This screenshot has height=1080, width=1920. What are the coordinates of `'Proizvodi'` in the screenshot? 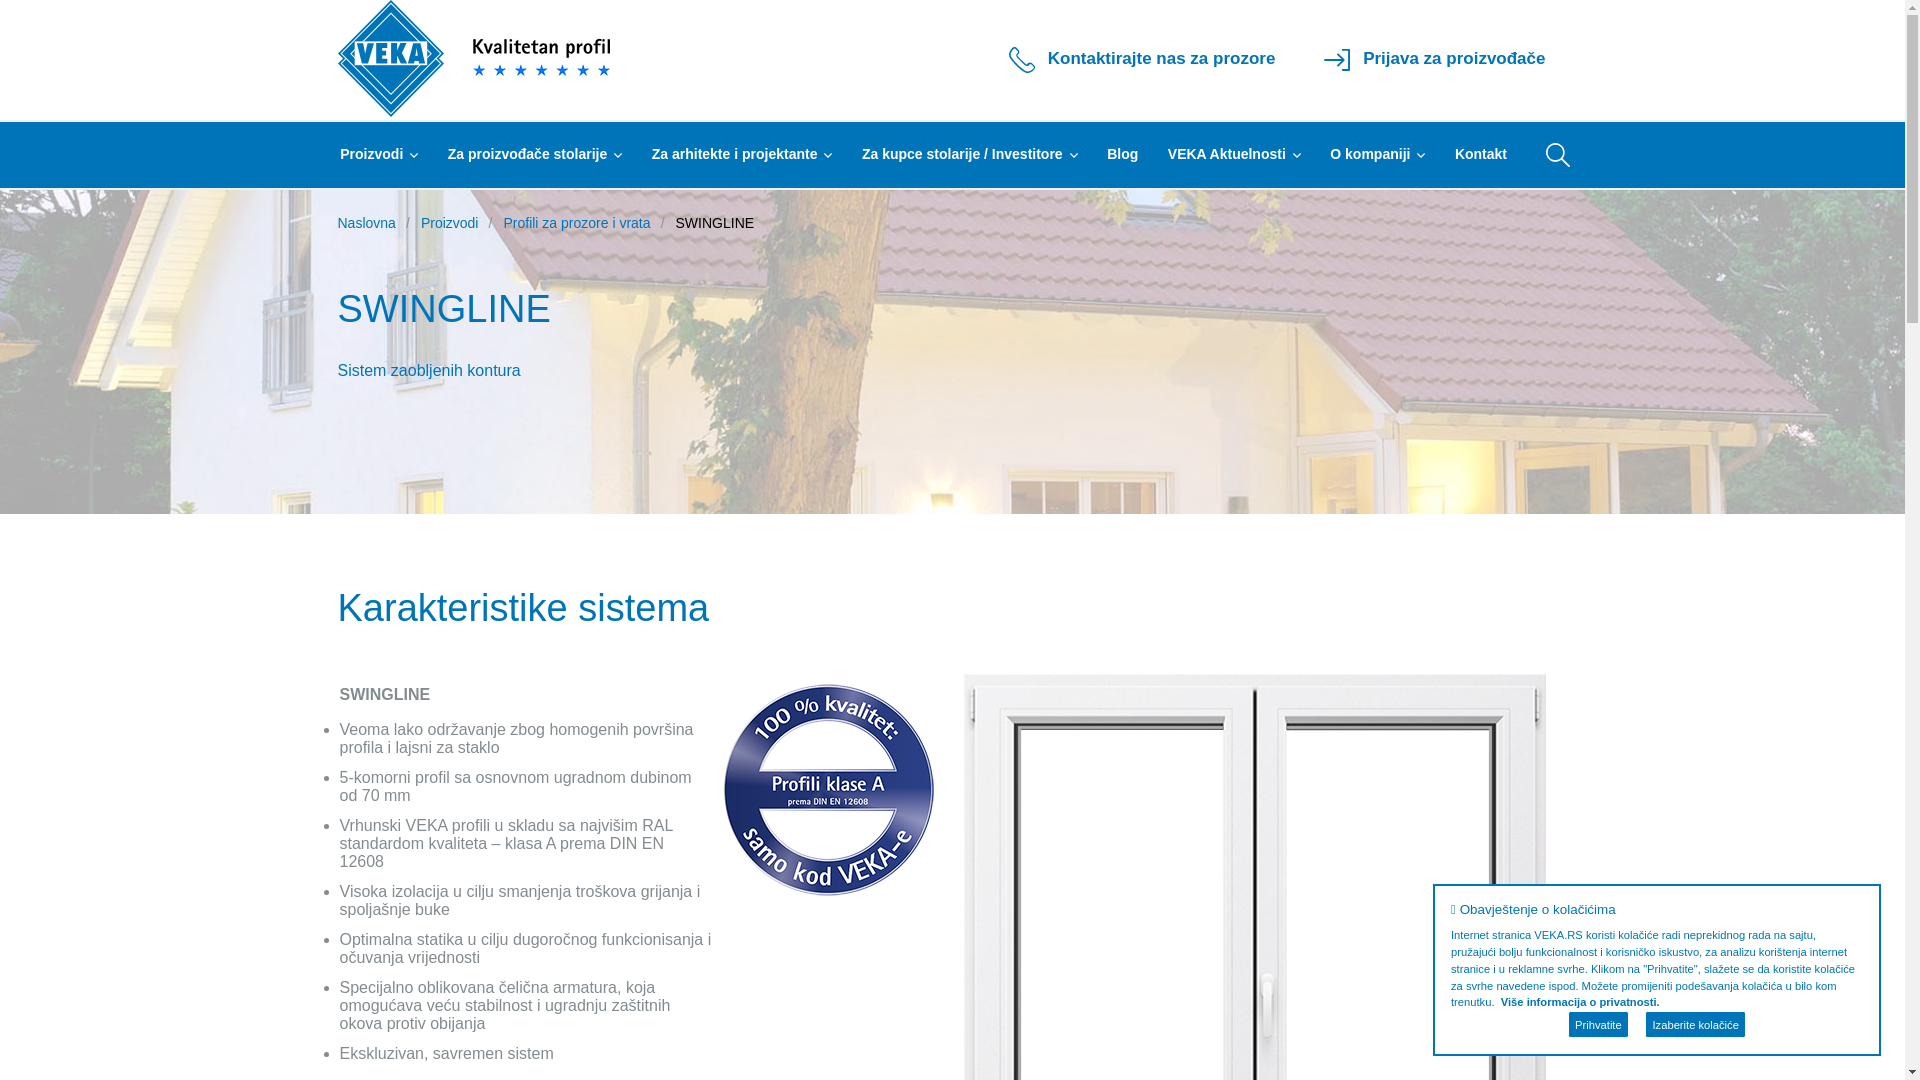 It's located at (449, 223).